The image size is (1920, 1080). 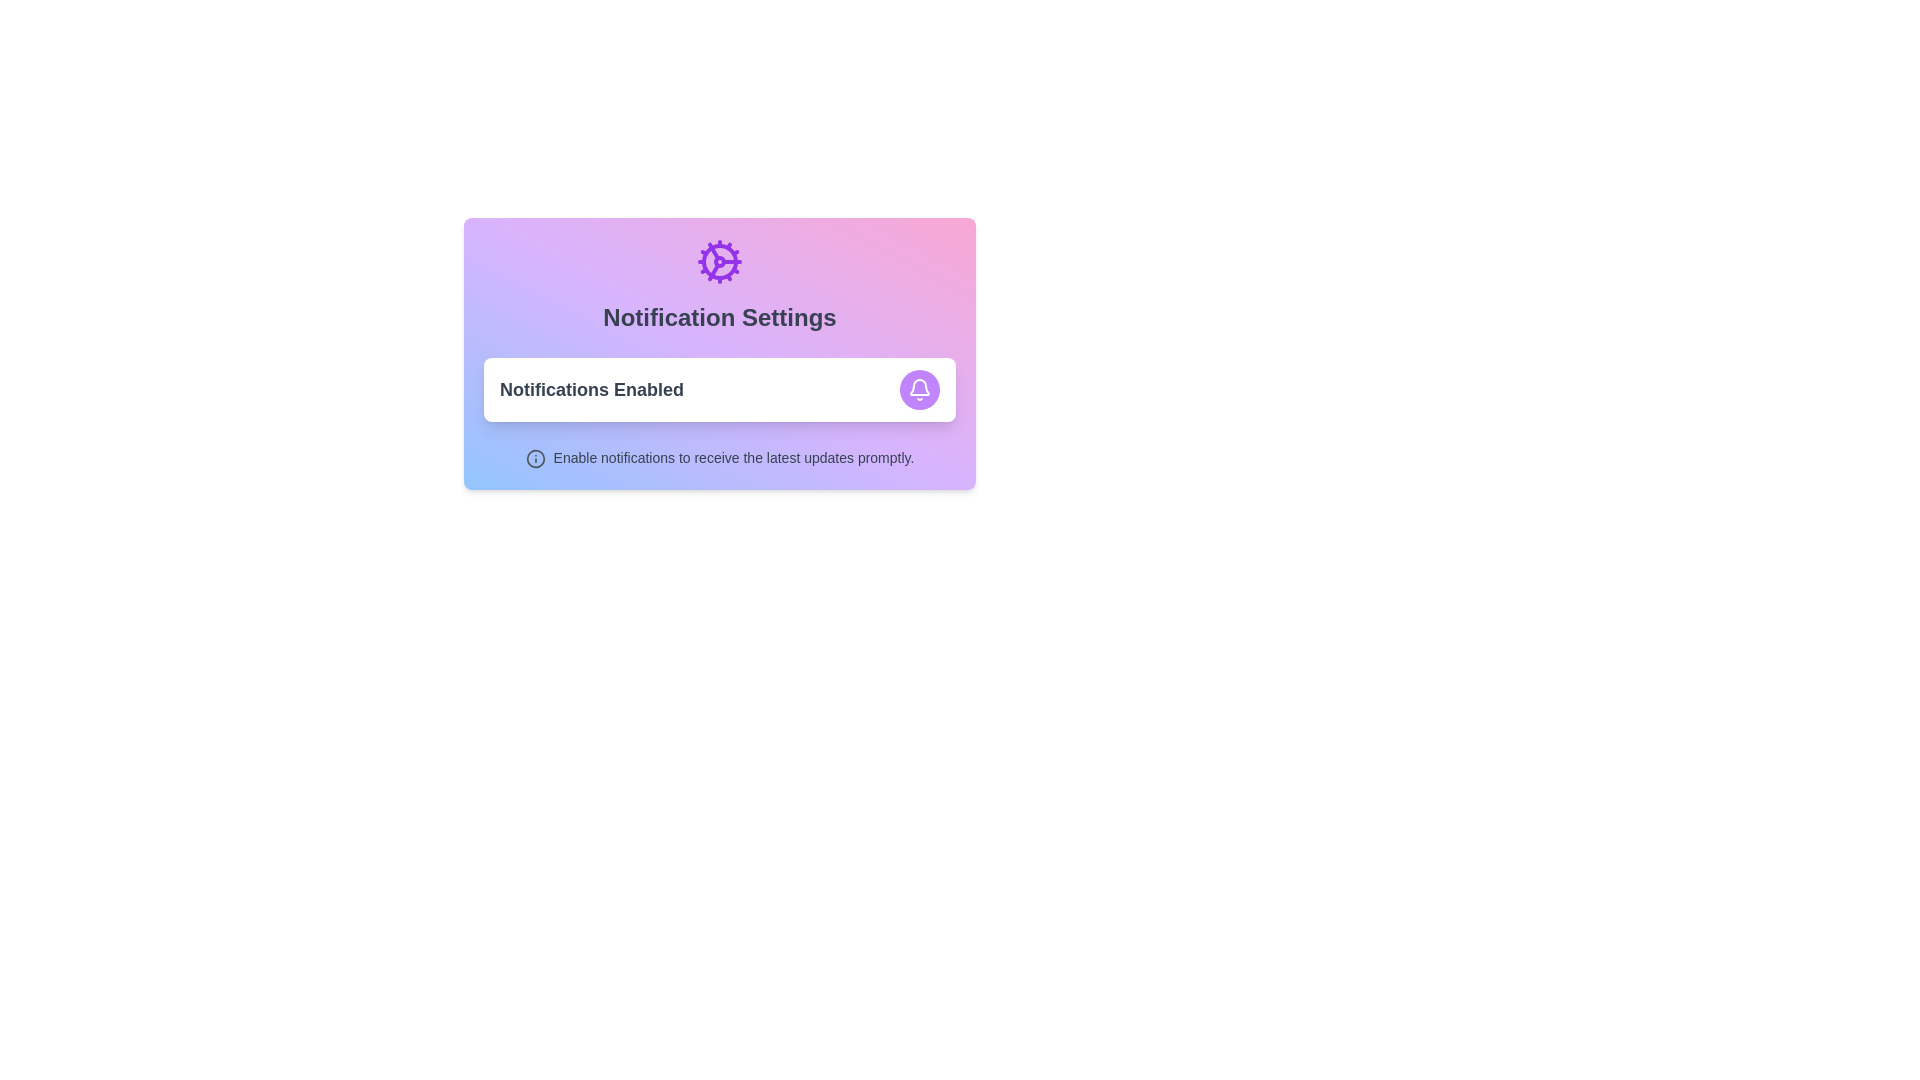 I want to click on the circular part of the information icon, which is located at the bottom left of the interface's main content box, so click(x=535, y=458).